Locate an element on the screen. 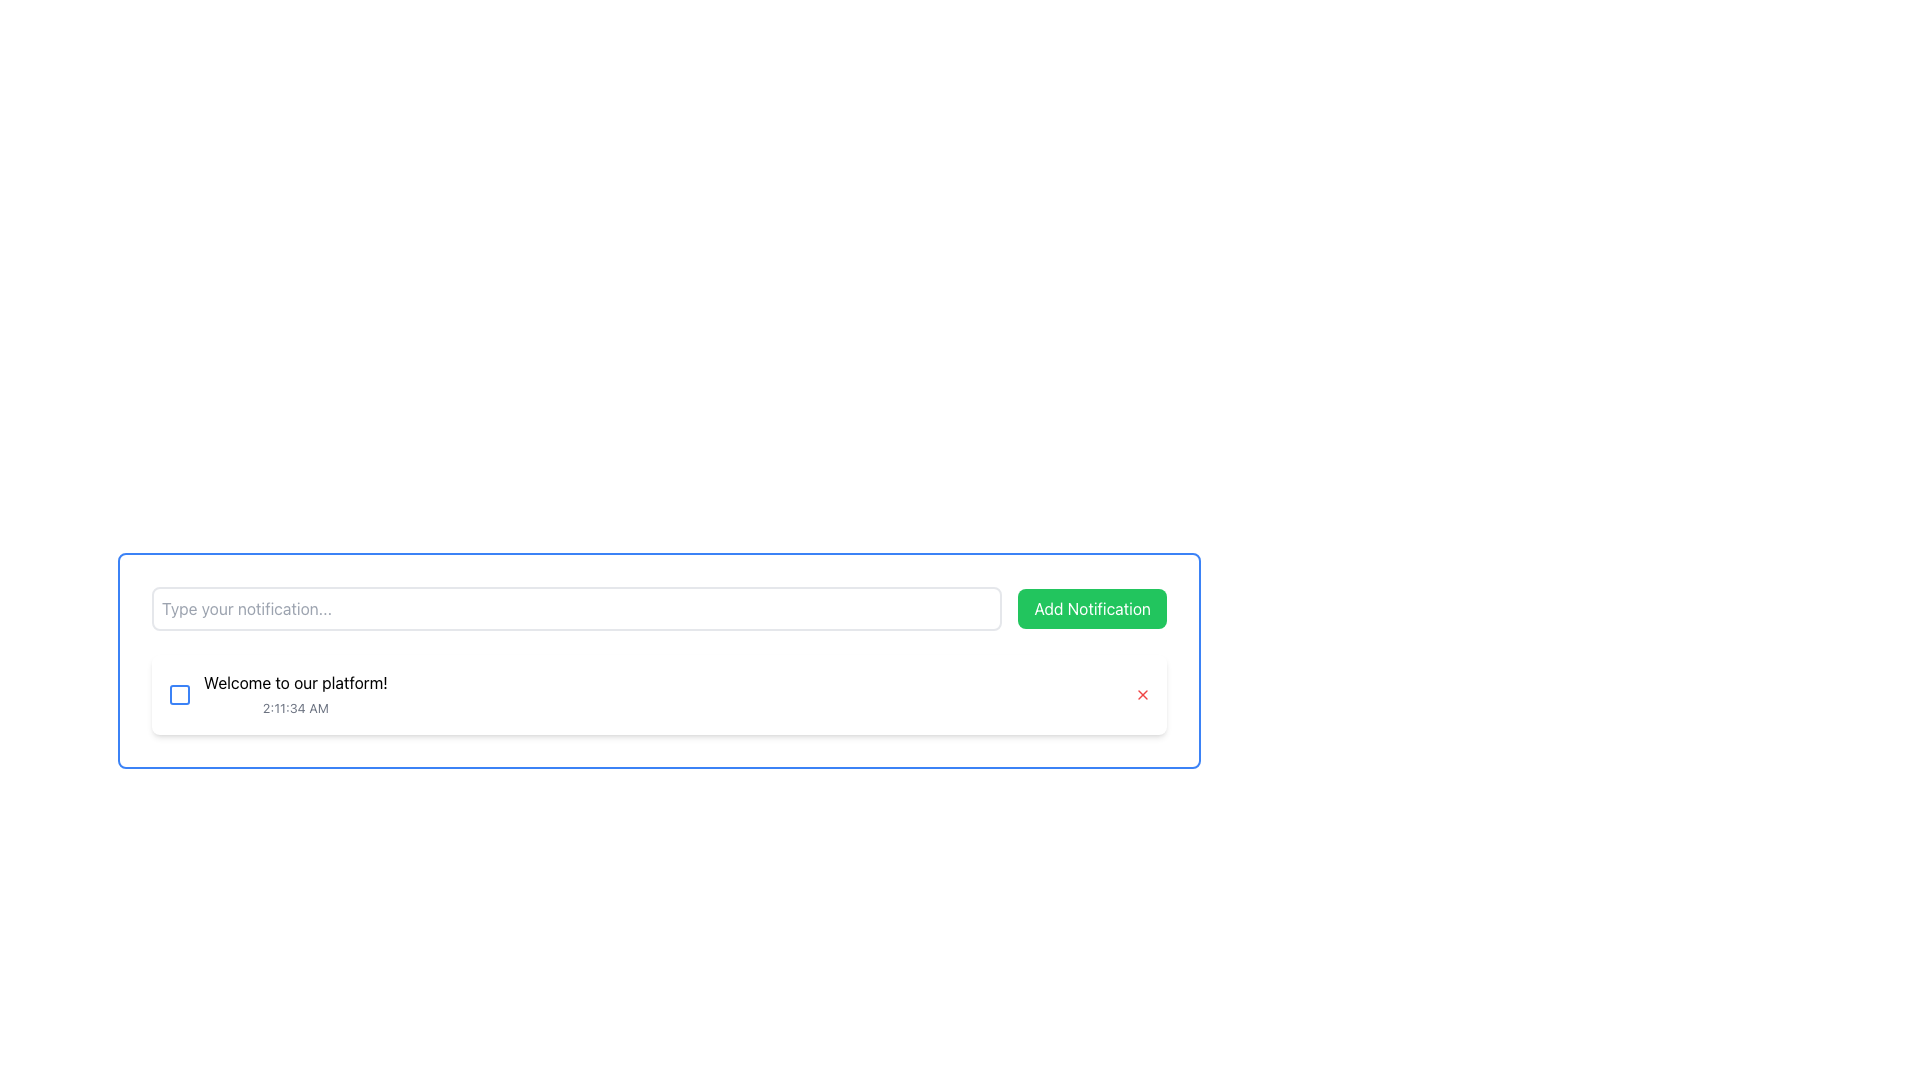  the cross icon button located at the extreme right of the notification bar to observe any hover effect is located at coordinates (1142, 693).